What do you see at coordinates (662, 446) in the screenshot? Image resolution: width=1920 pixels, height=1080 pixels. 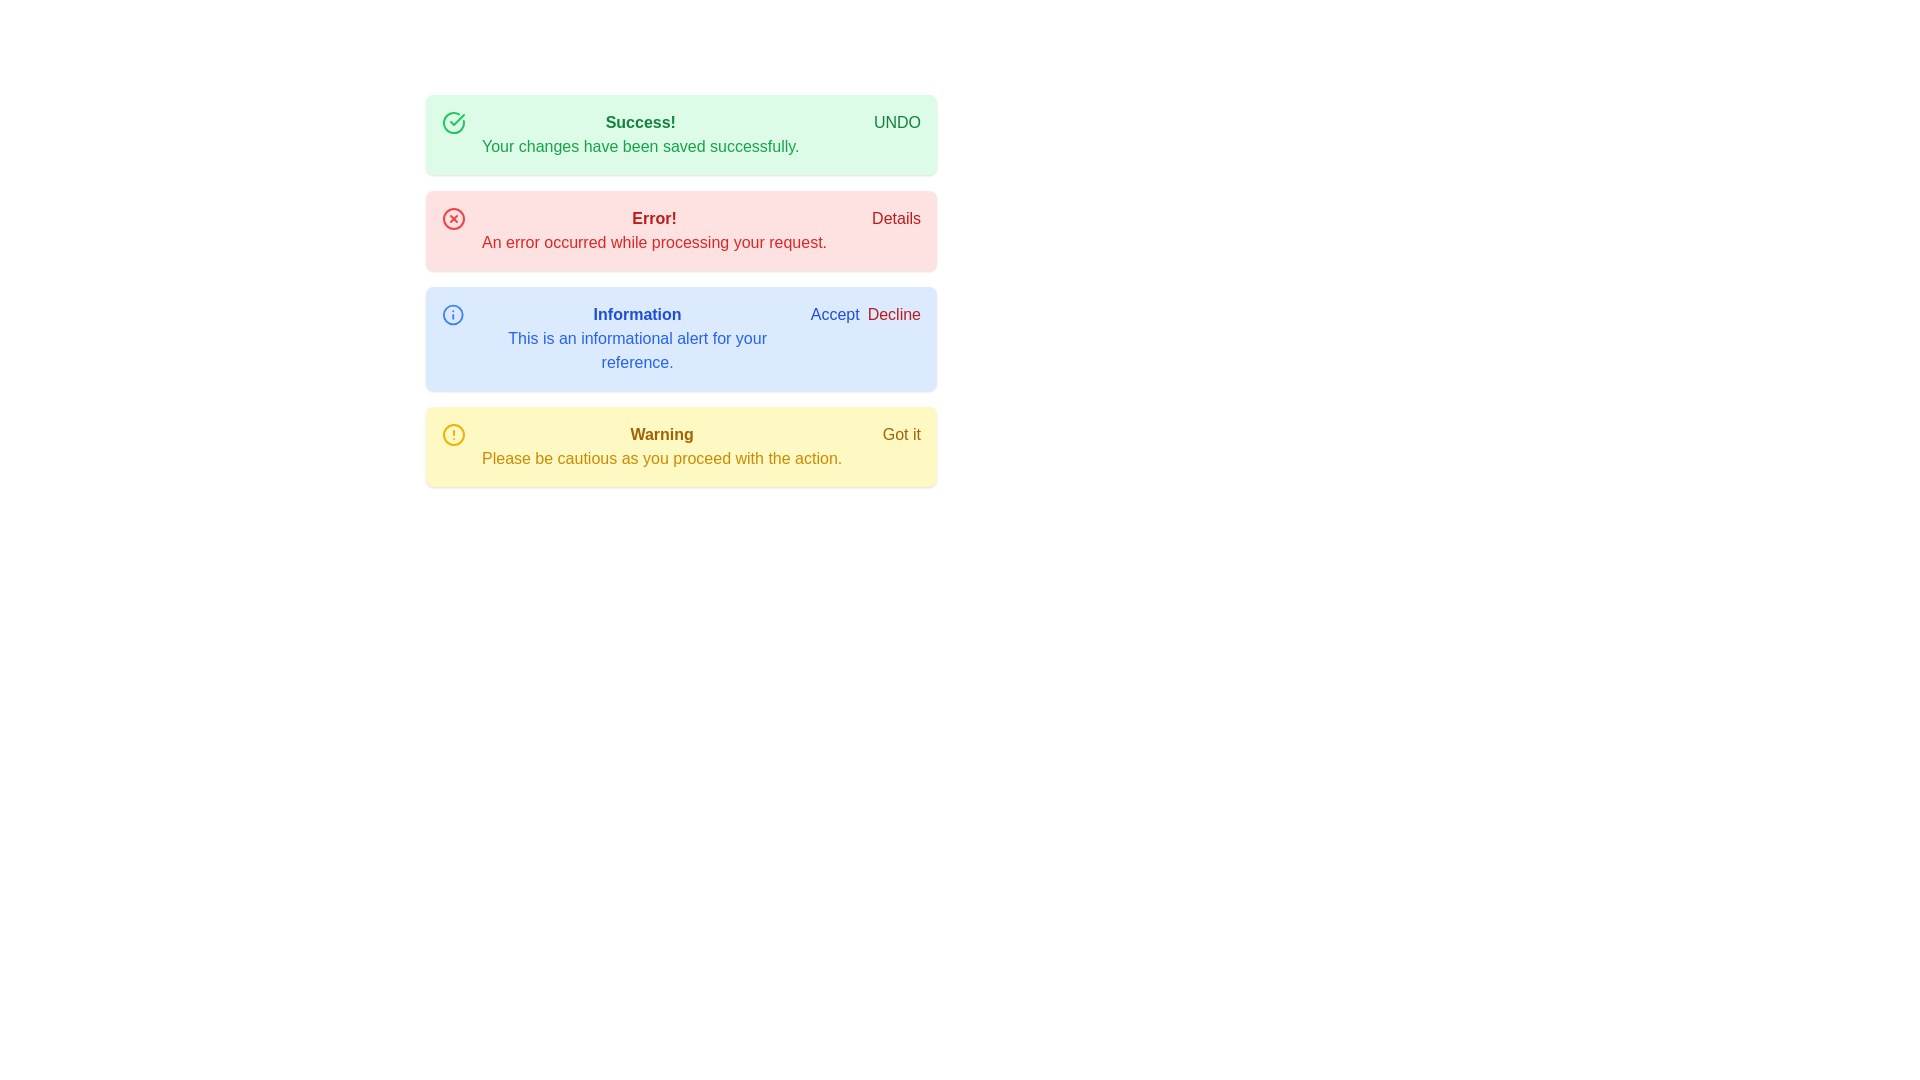 I see `the 'Warning' text block which displays a cautionary message in bold yellow text, located at the bottom of the alert messages stack` at bounding box center [662, 446].